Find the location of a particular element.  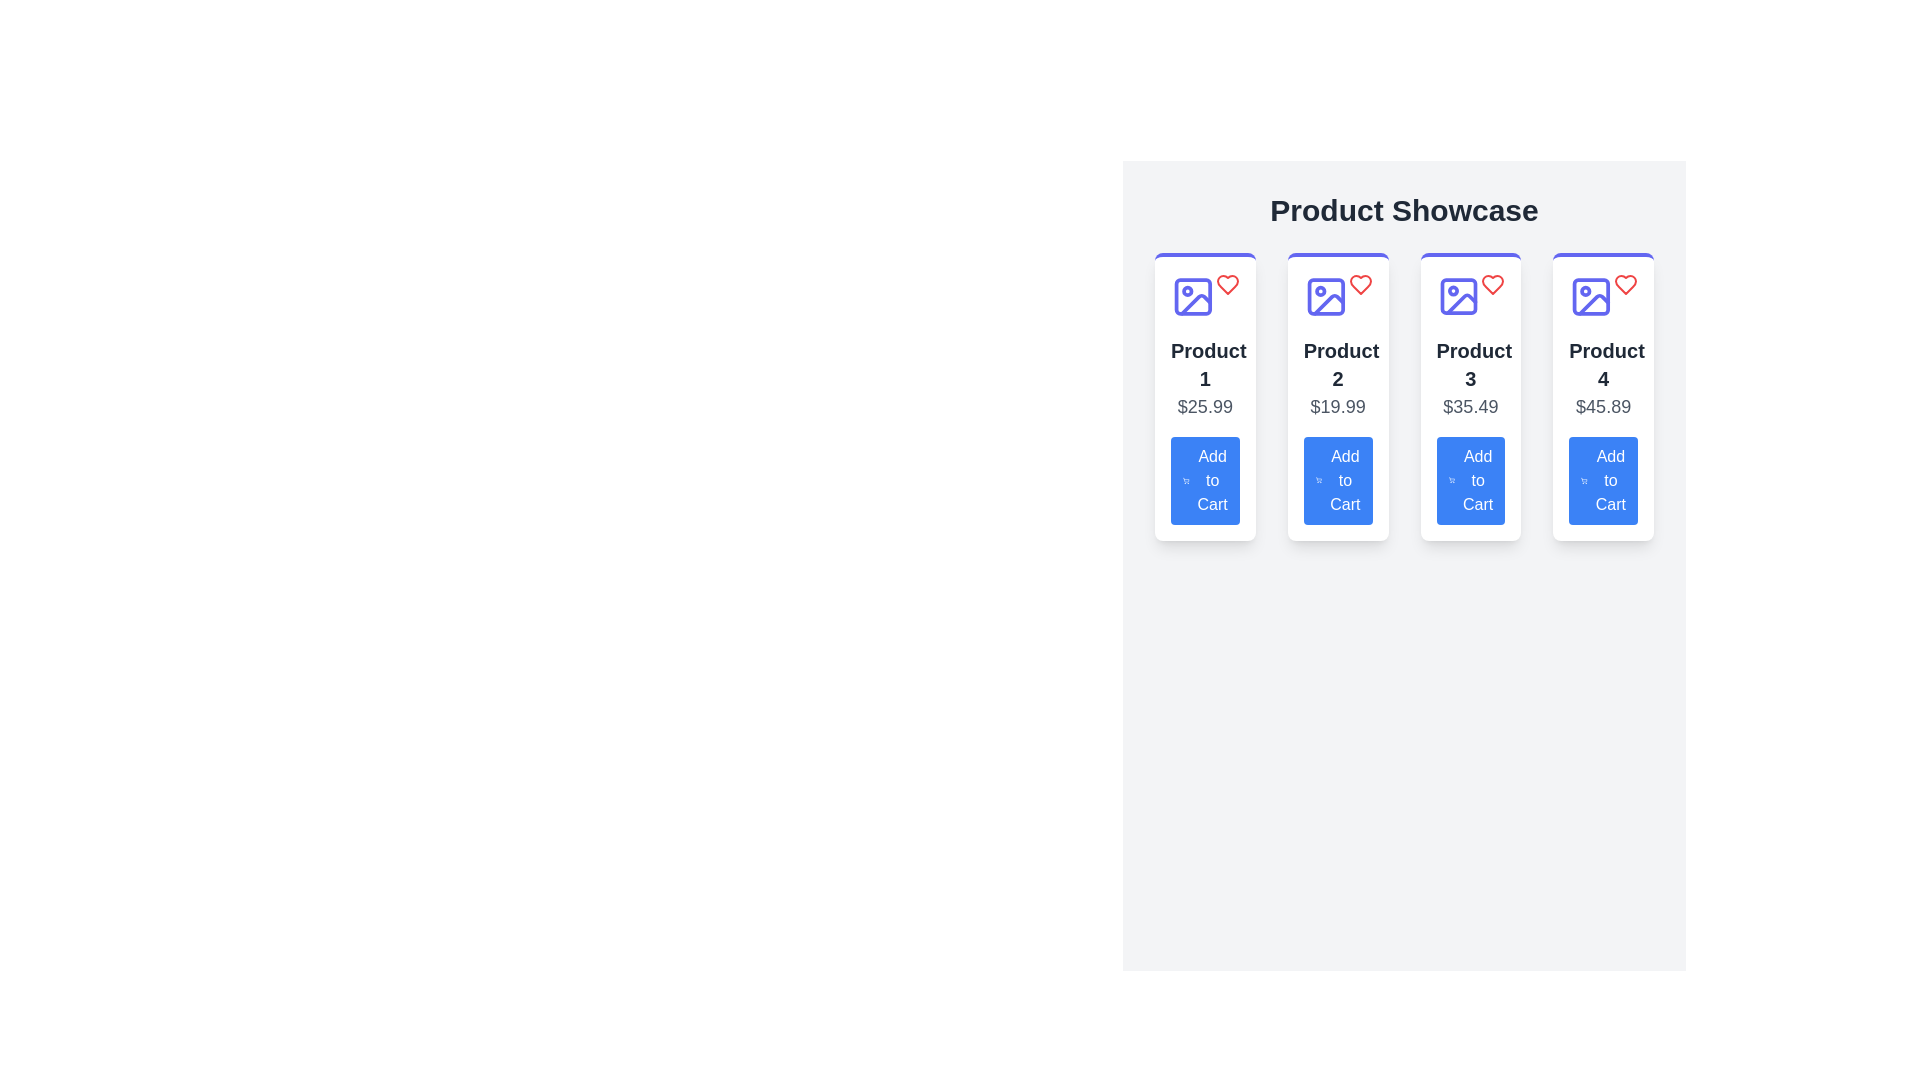

the indigo-hued icon with a rounded rectangular border representing an image or media, located above the text 'Product 1' in the first product card is located at coordinates (1193, 297).